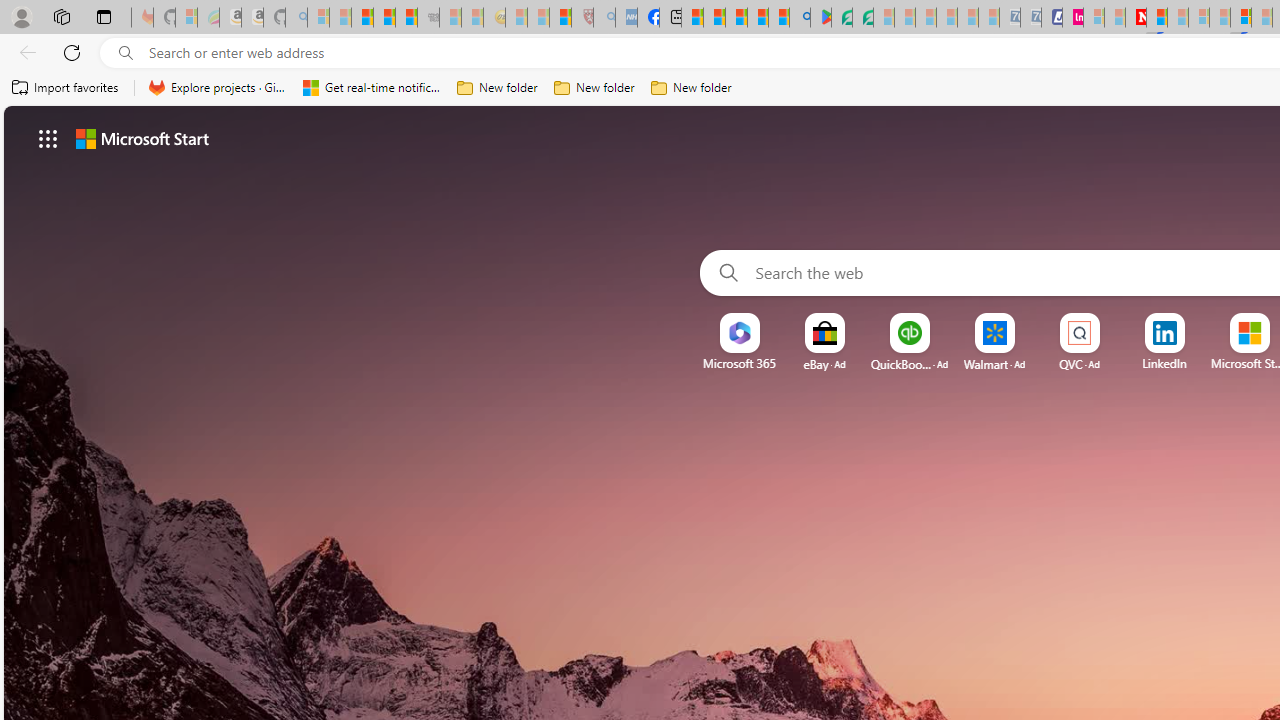 The width and height of the screenshot is (1280, 720). What do you see at coordinates (560, 17) in the screenshot?
I see `'Local - MSN'` at bounding box center [560, 17].